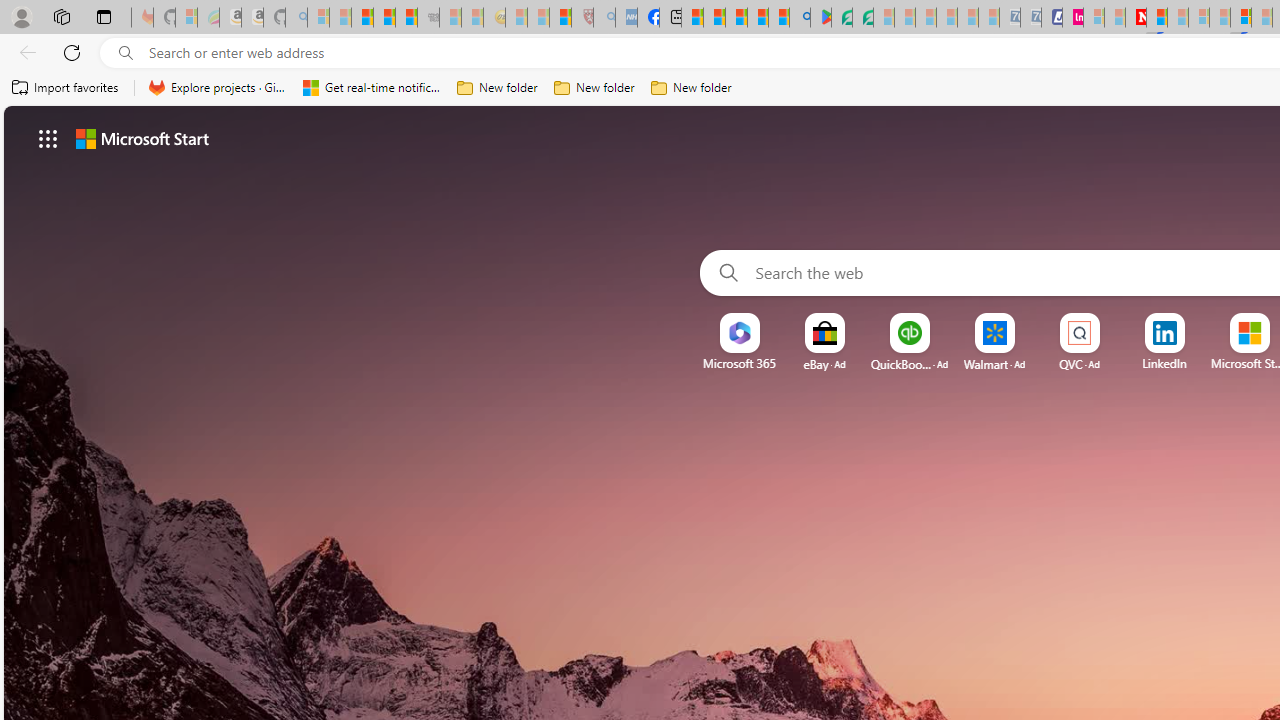 The width and height of the screenshot is (1280, 720). What do you see at coordinates (560, 17) in the screenshot?
I see `'Local - MSN'` at bounding box center [560, 17].